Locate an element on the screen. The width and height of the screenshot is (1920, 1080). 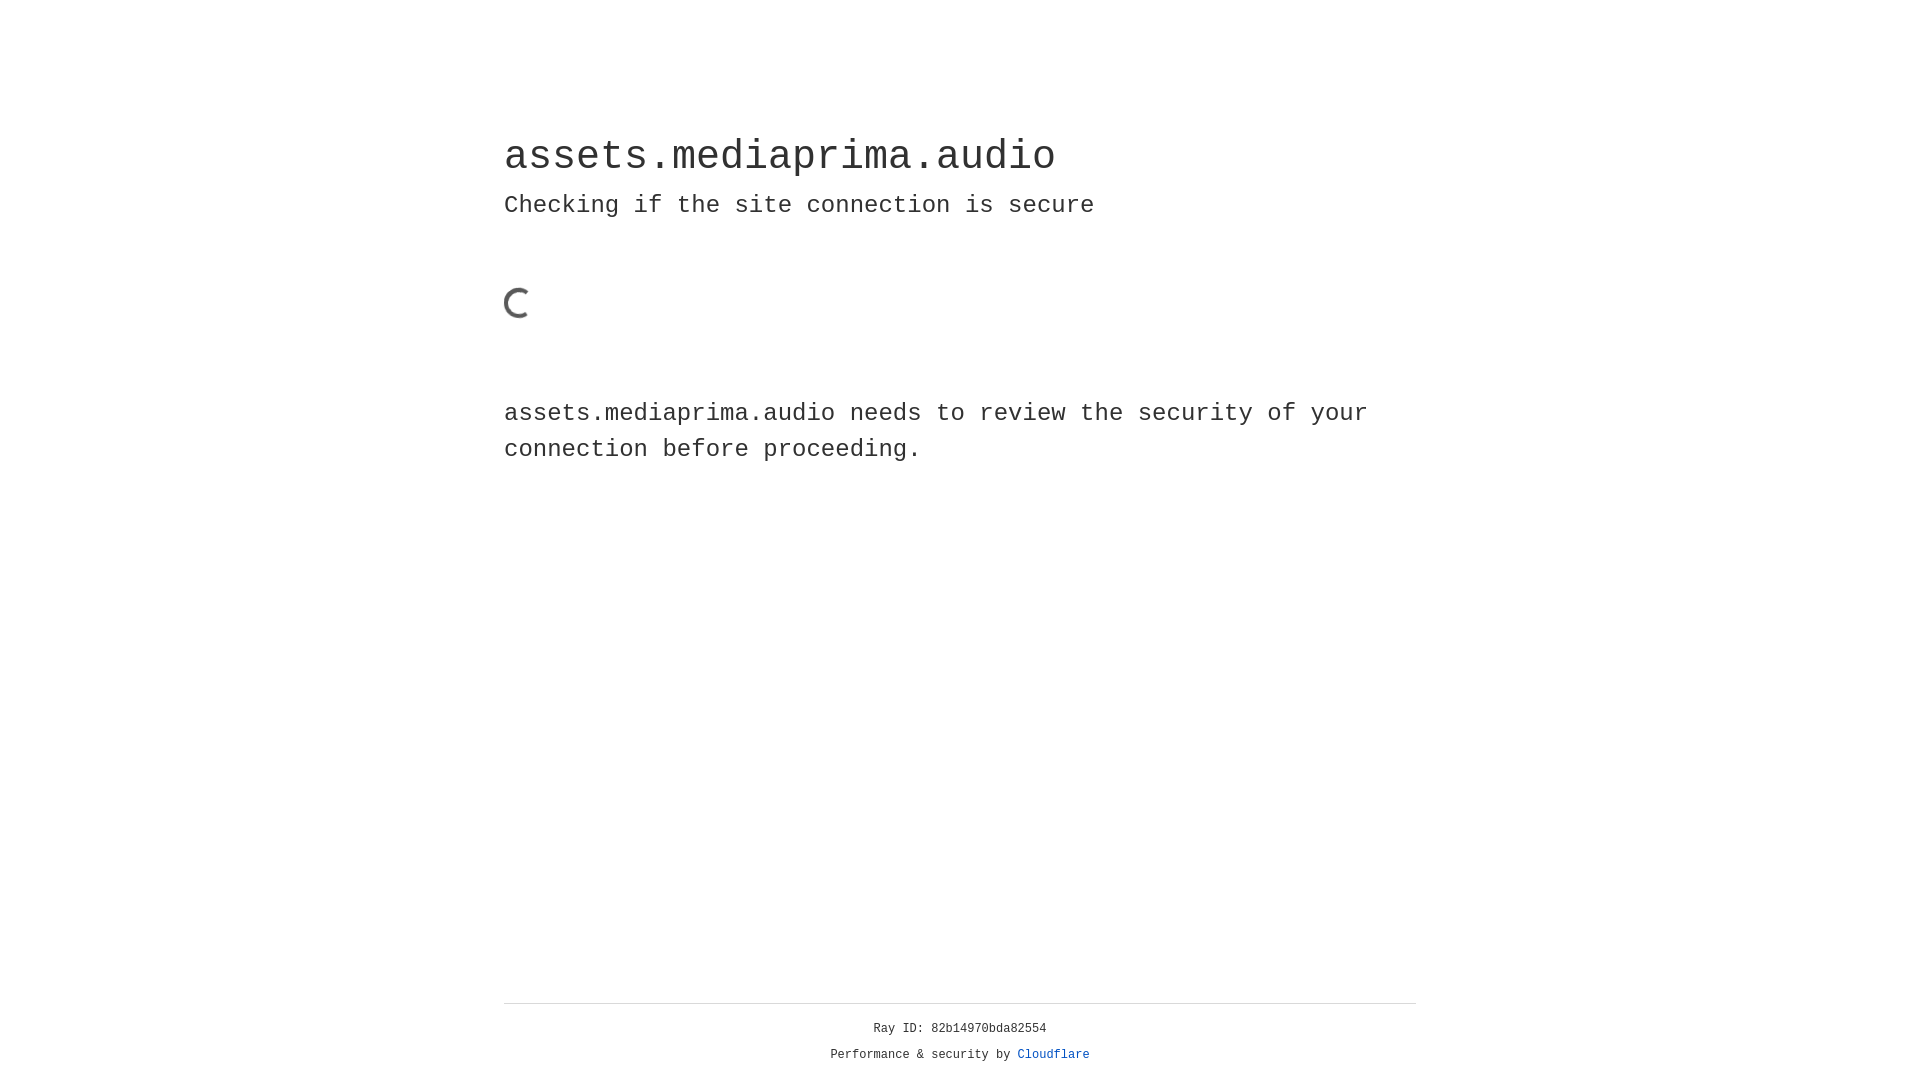
'Cloudflare' is located at coordinates (1053, 1054).